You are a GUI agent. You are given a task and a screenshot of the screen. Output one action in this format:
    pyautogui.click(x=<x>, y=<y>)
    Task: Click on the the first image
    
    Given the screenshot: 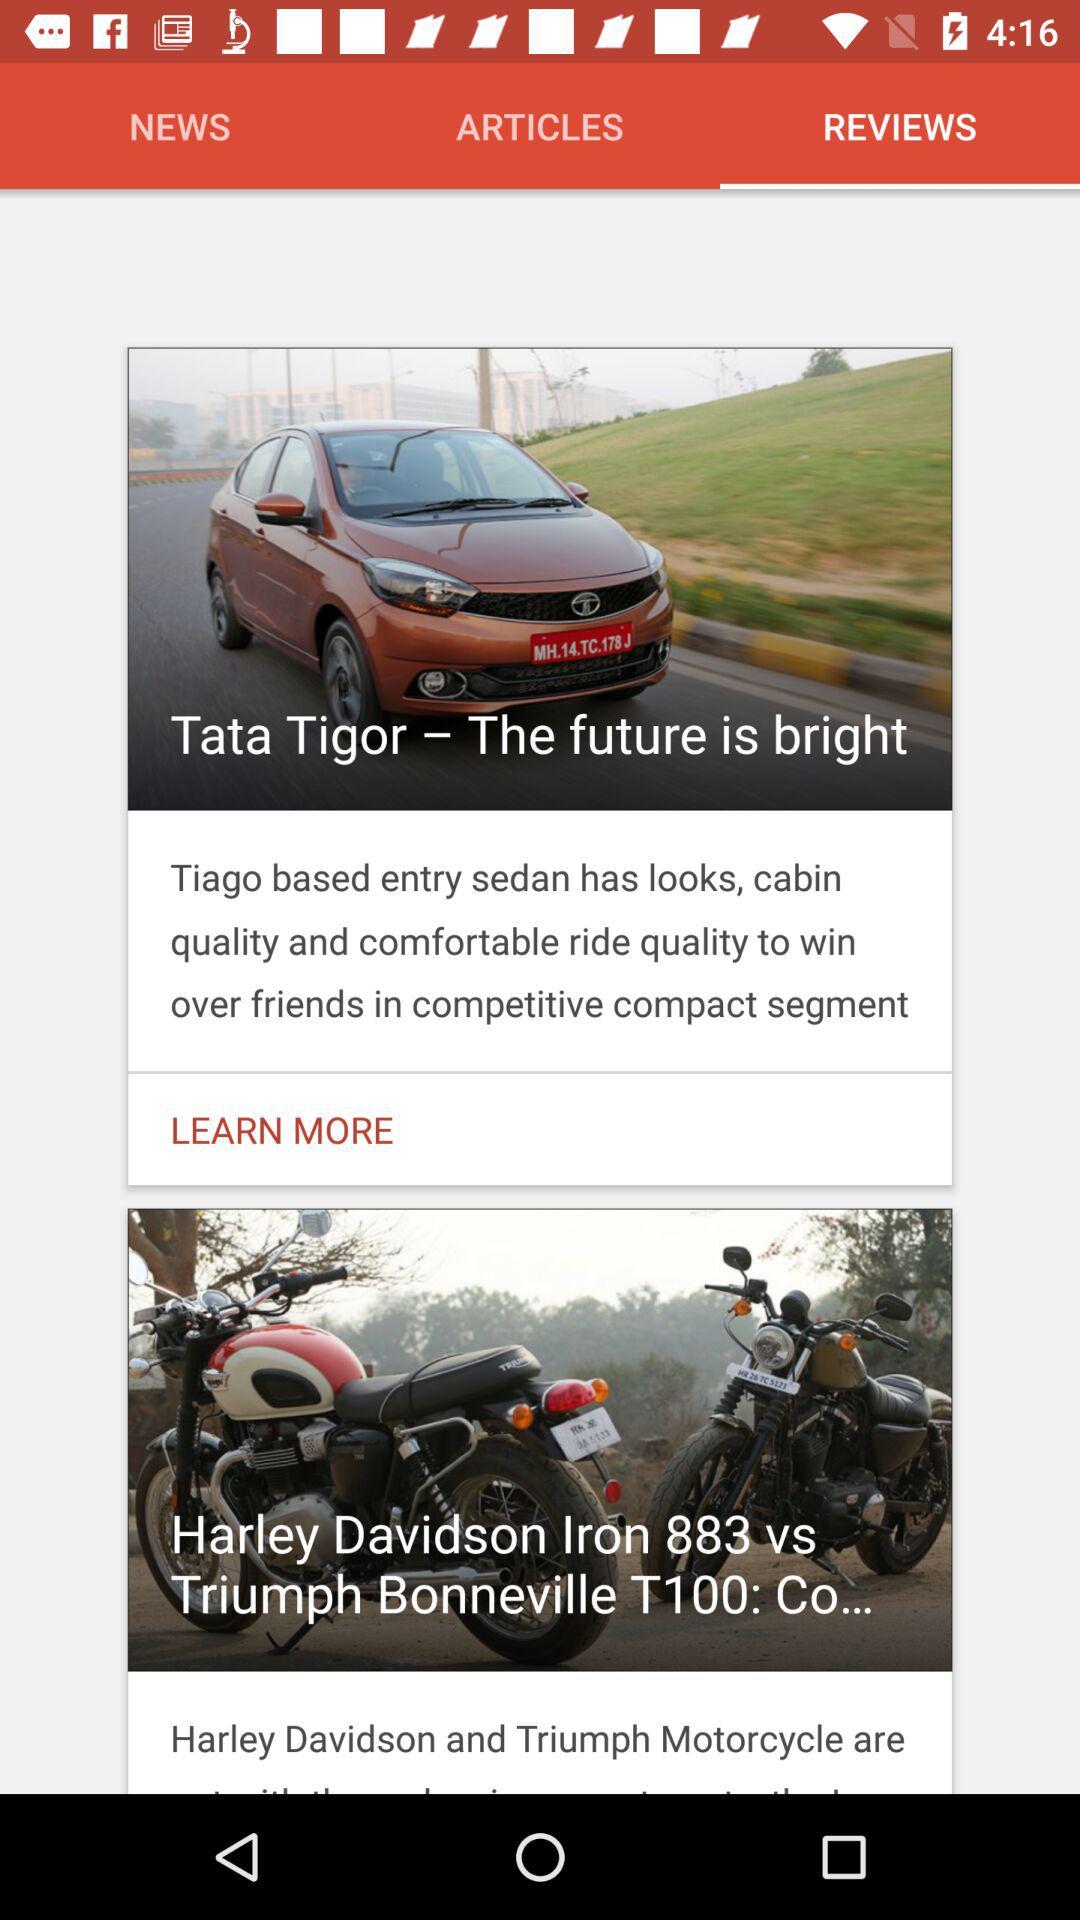 What is the action you would take?
    pyautogui.click(x=540, y=625)
    